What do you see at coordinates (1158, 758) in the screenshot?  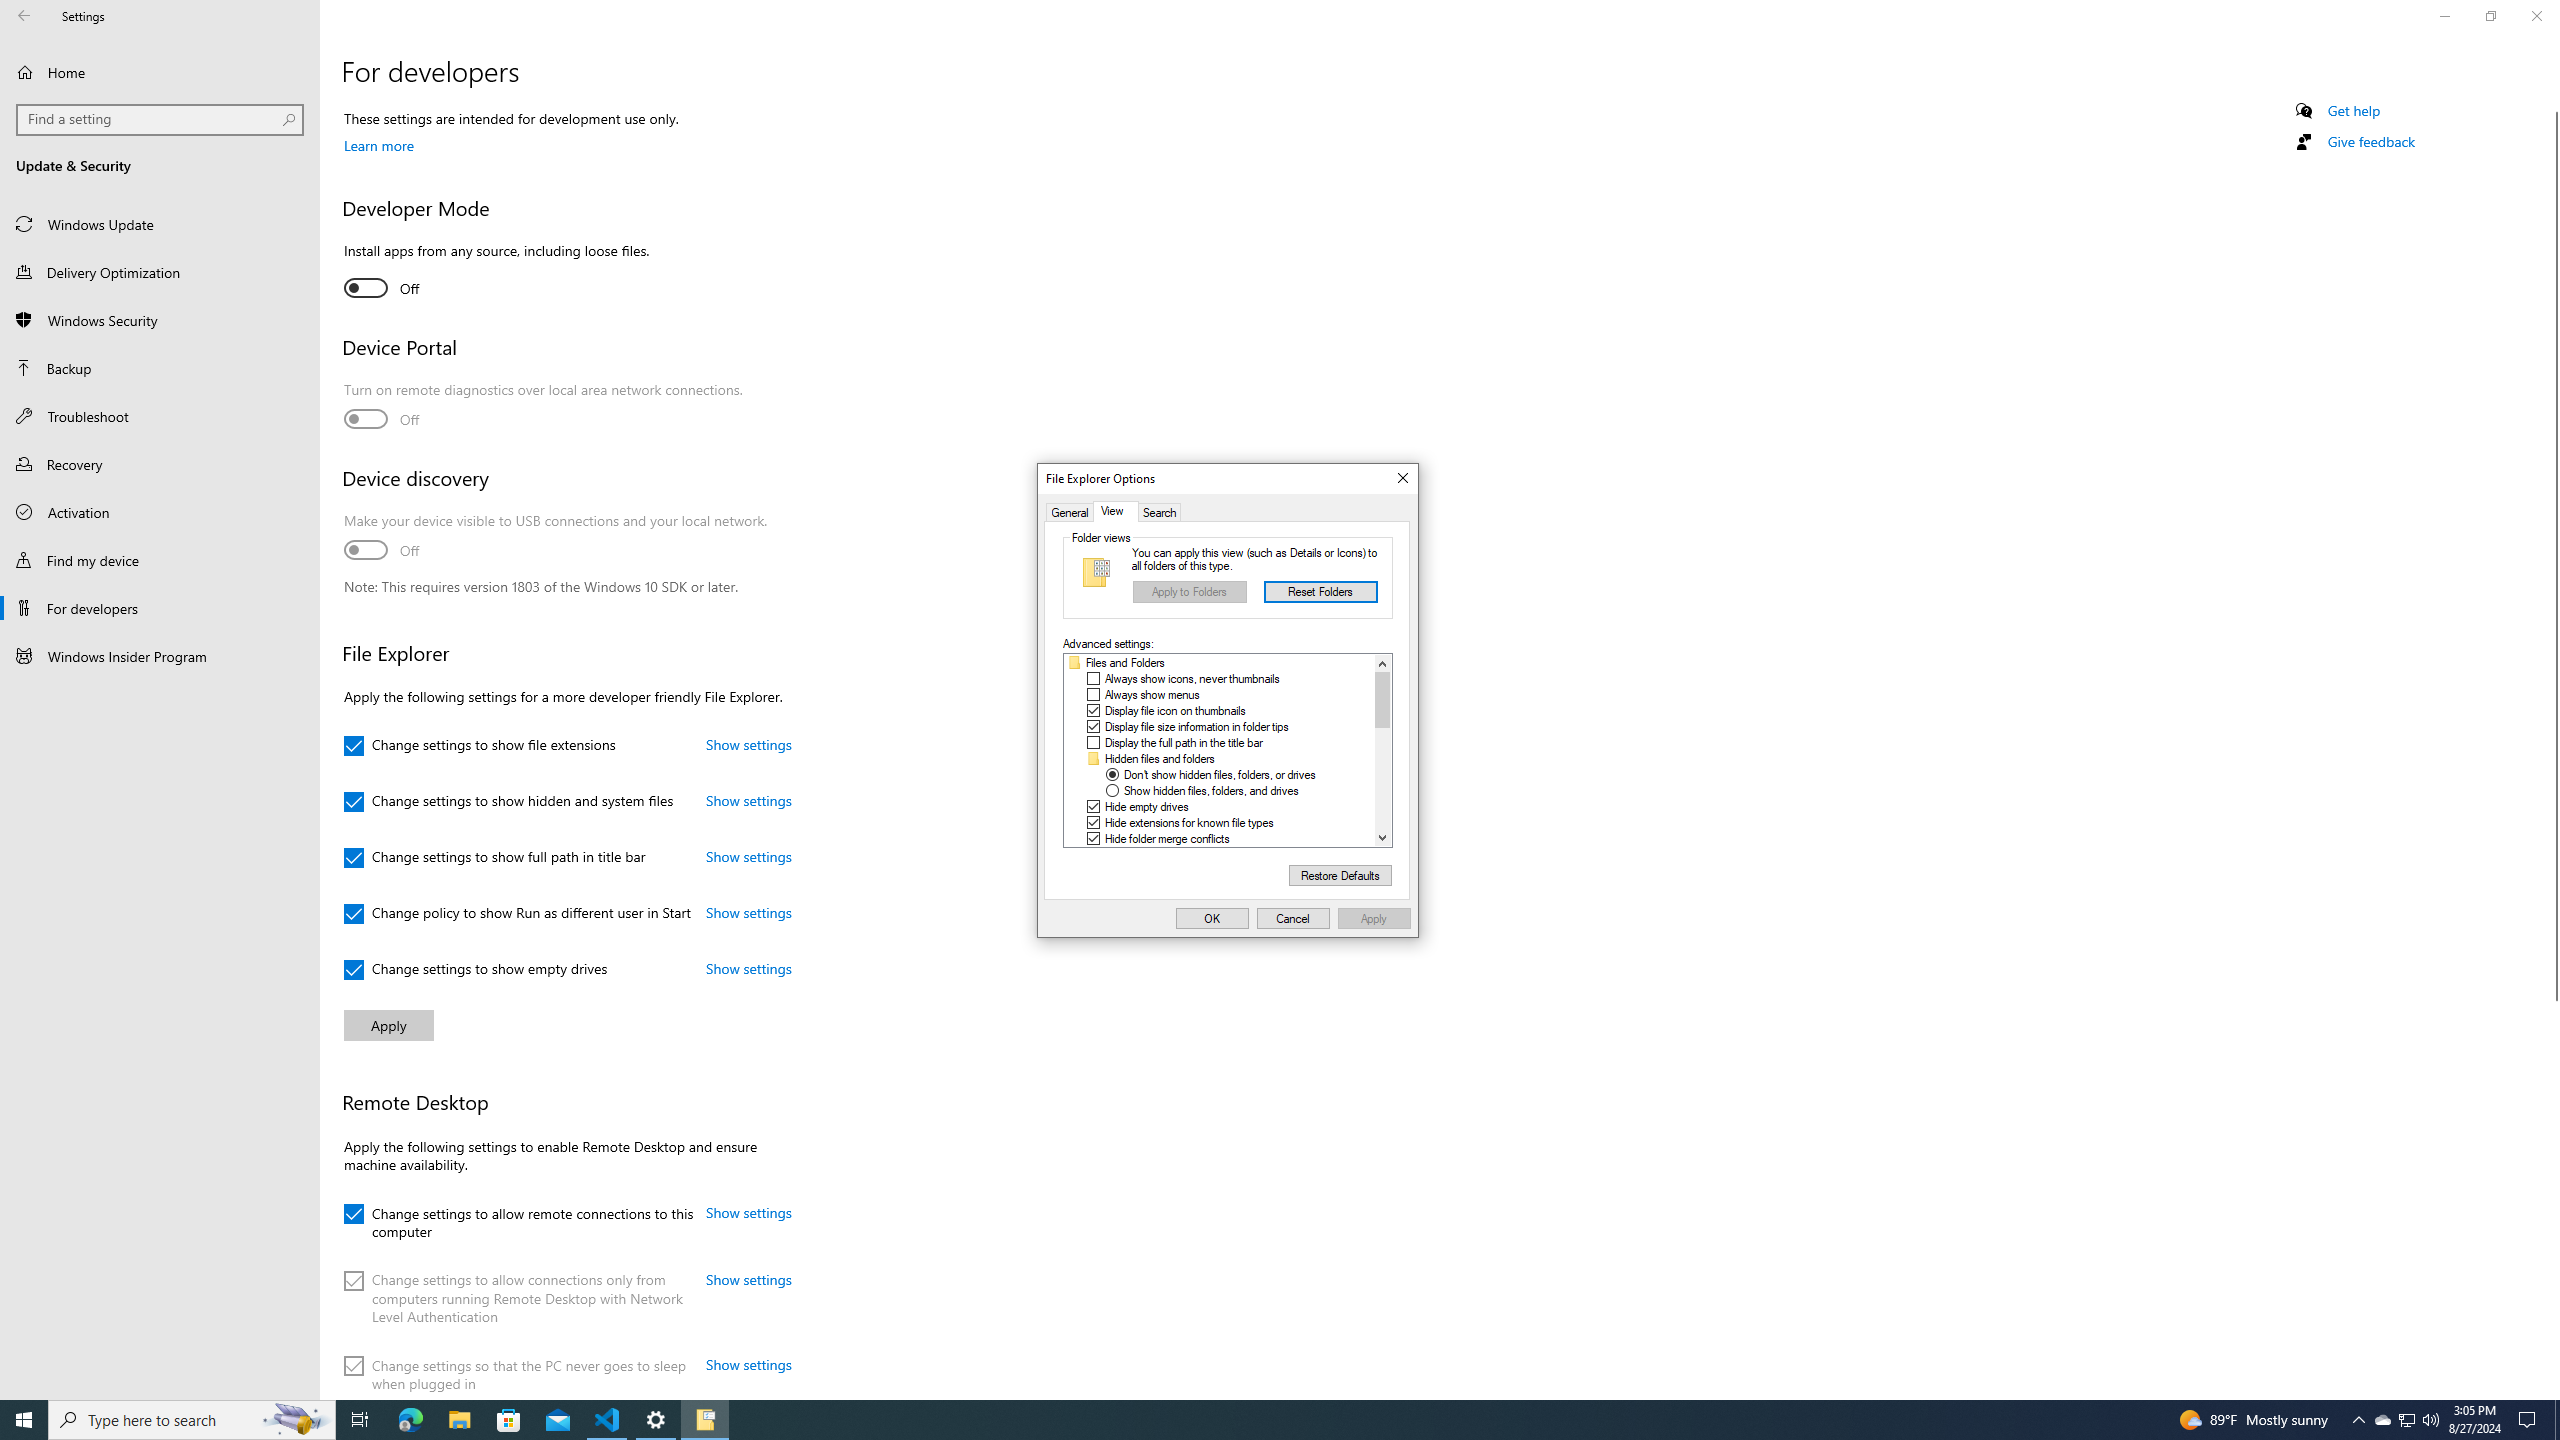 I see `'Hidden files and folders'` at bounding box center [1158, 758].